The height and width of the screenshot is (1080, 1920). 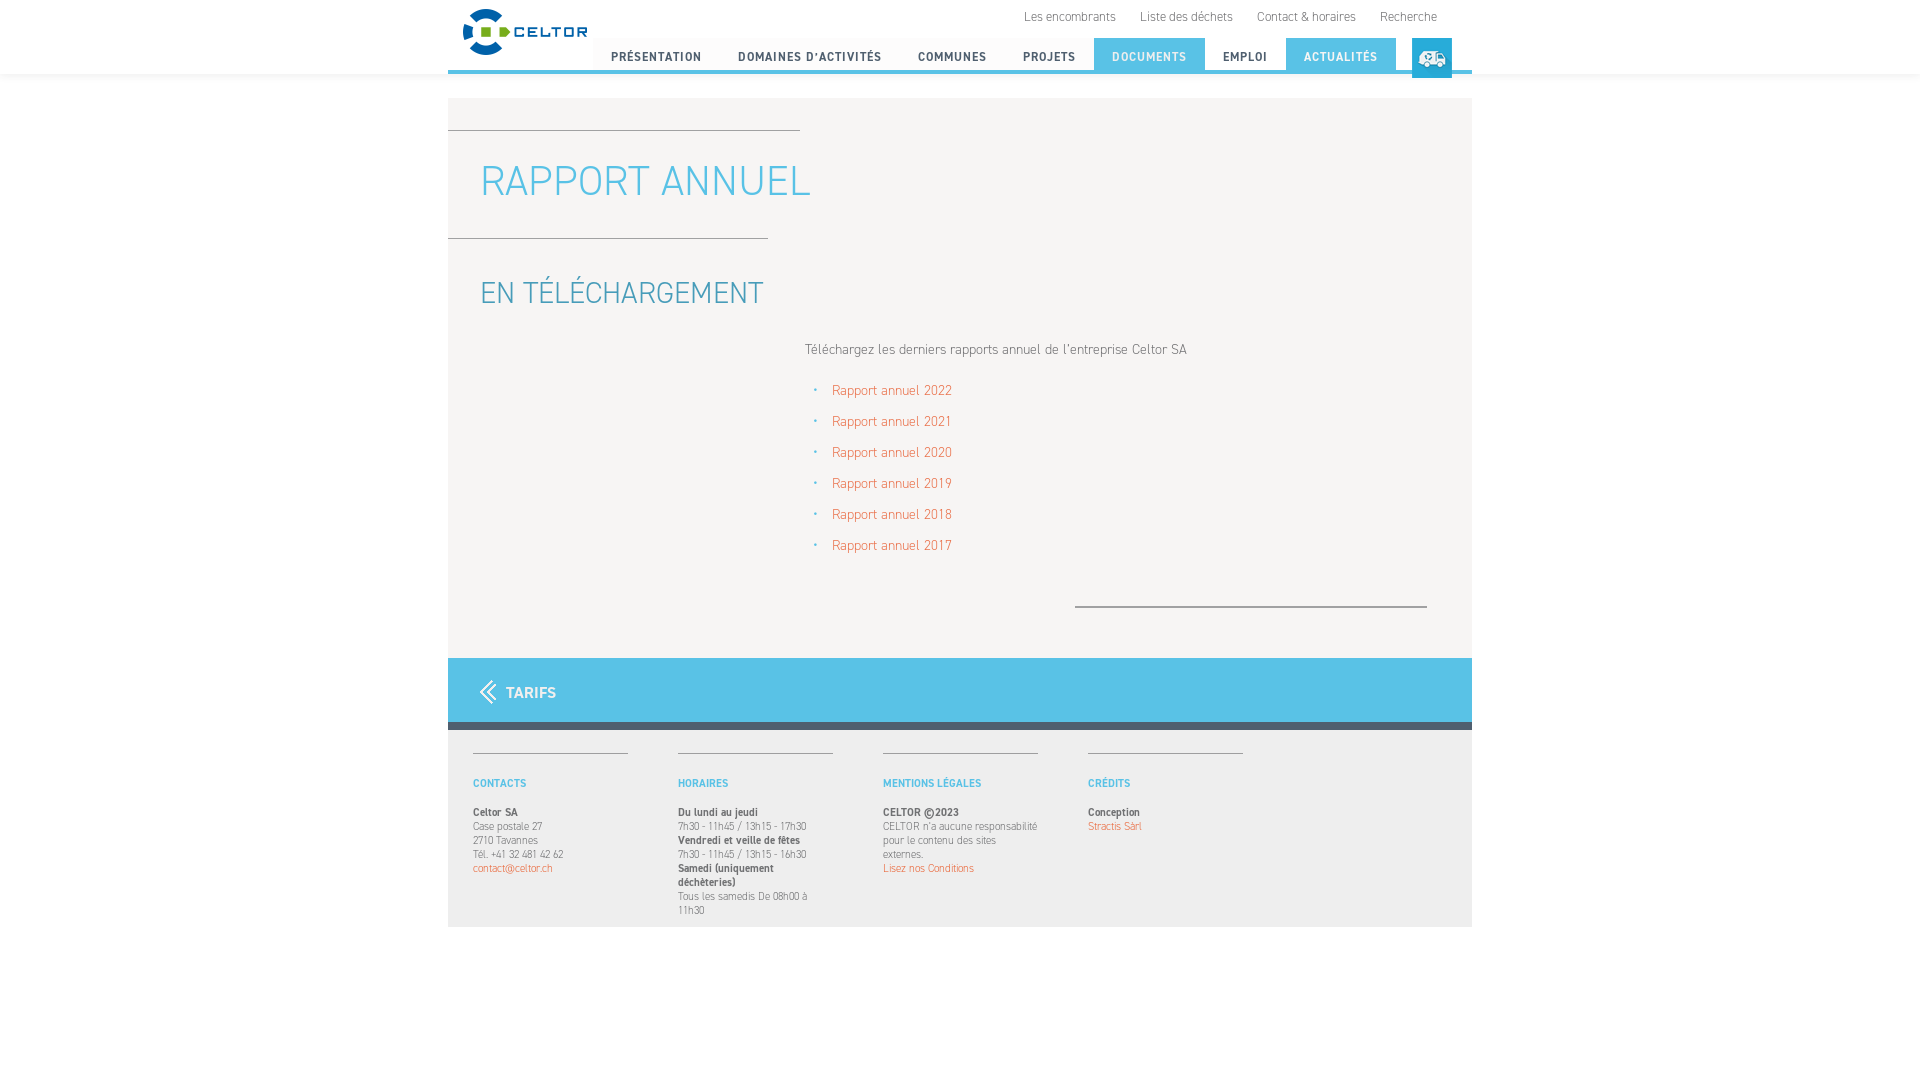 I want to click on 'COMMUNES', so click(x=951, y=56).